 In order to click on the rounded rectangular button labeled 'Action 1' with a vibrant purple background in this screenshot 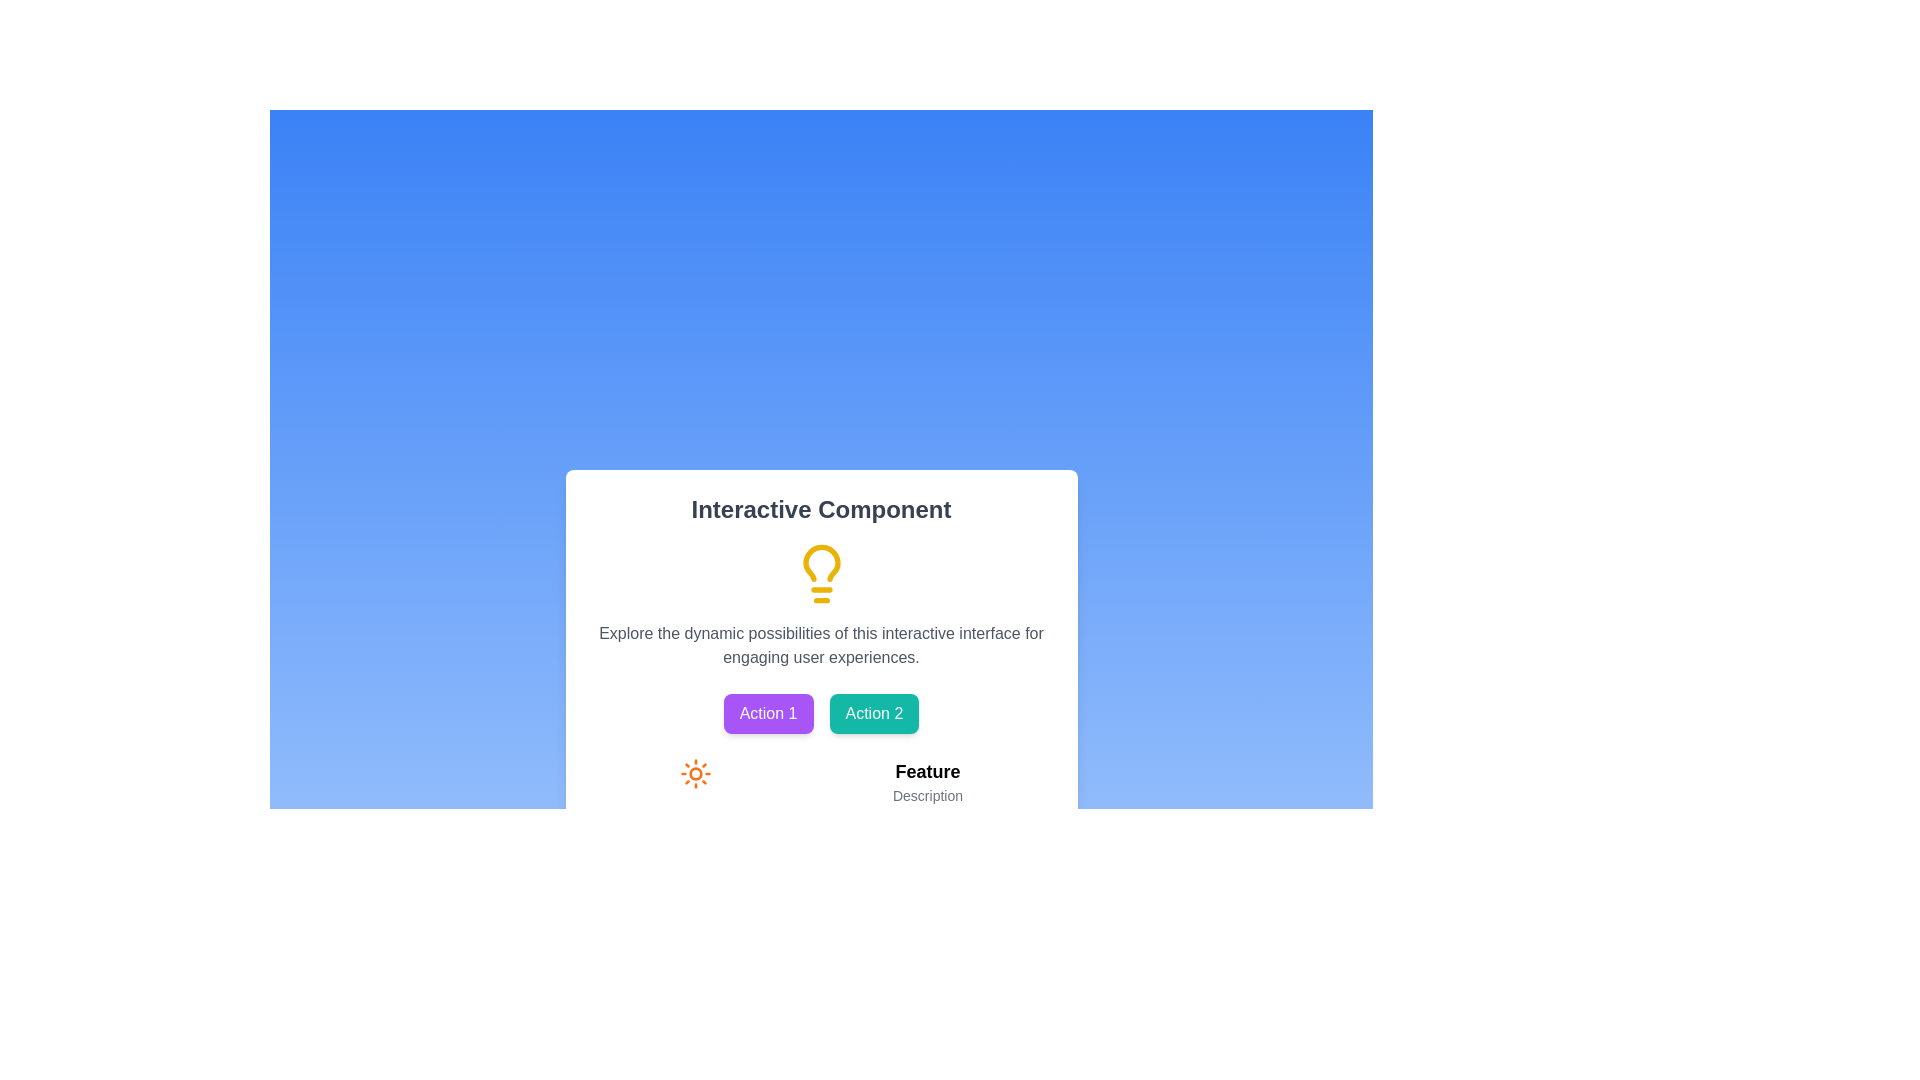, I will do `click(767, 712)`.